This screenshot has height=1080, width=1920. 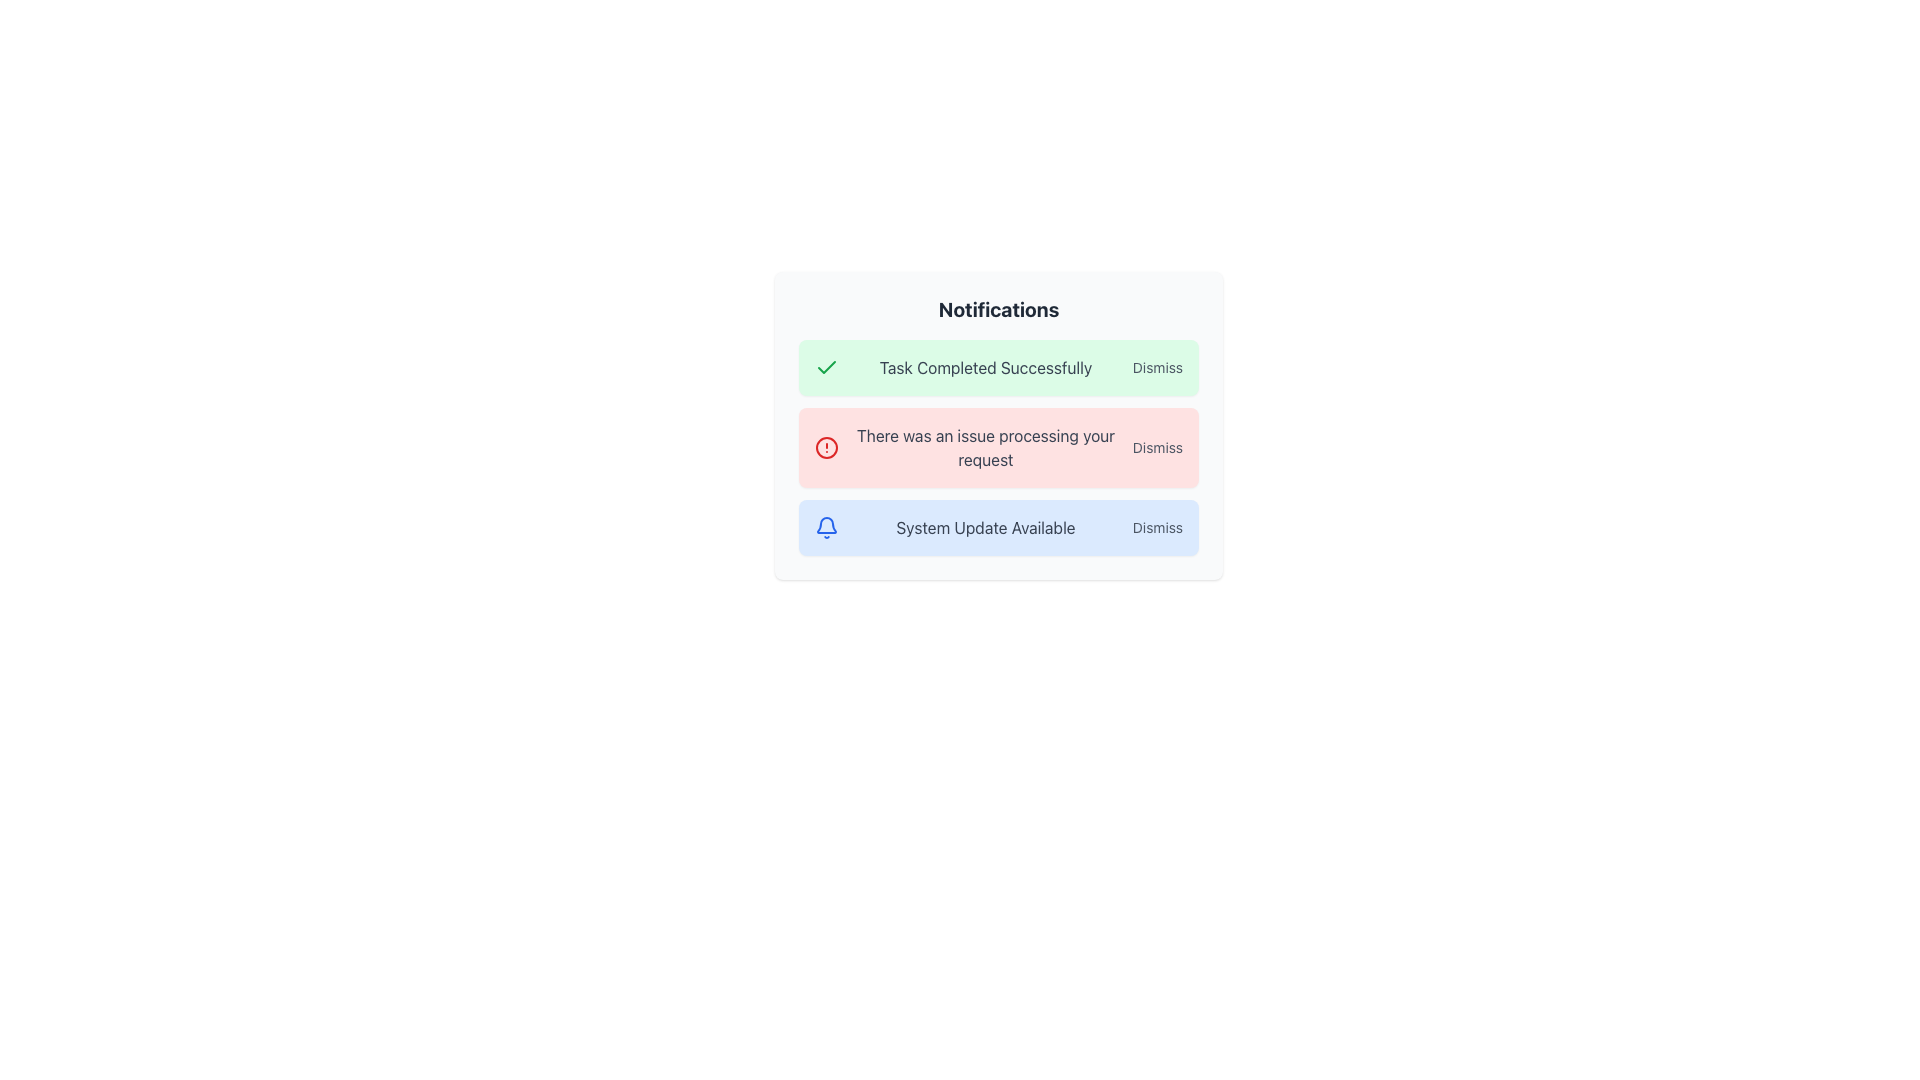 What do you see at coordinates (1157, 367) in the screenshot?
I see `the dismiss button located at the end of the first notification card, to the right of the text 'Task Completed Successfully'` at bounding box center [1157, 367].